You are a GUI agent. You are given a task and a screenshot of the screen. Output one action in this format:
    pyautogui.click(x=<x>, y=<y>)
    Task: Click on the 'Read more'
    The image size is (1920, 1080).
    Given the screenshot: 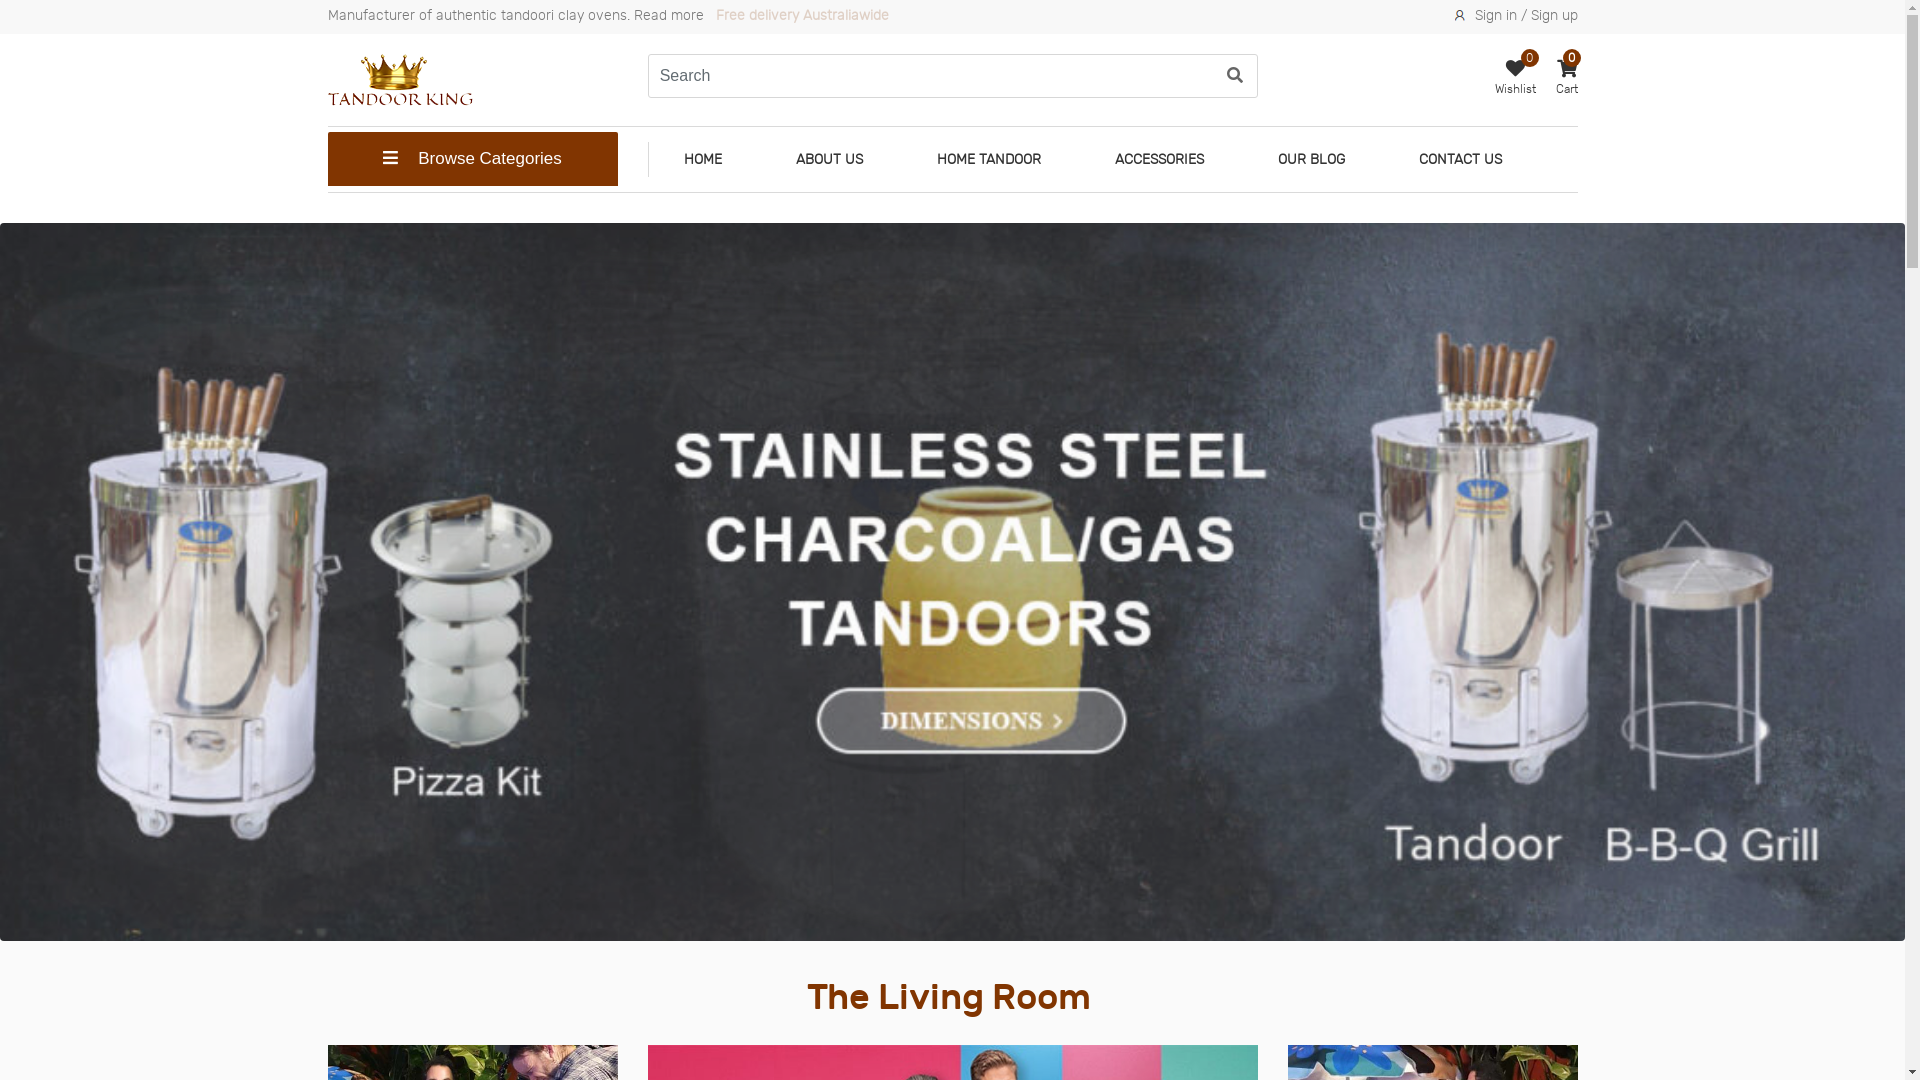 What is the action you would take?
    pyautogui.click(x=668, y=15)
    